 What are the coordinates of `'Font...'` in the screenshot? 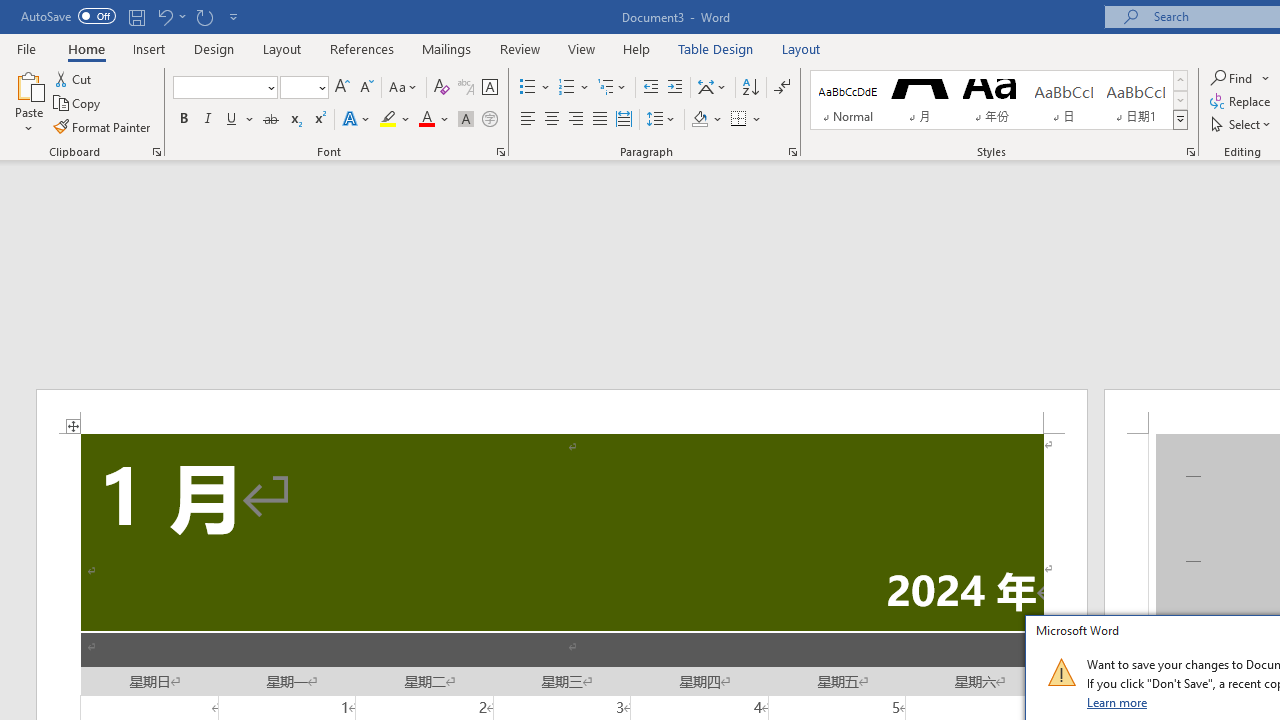 It's located at (501, 150).